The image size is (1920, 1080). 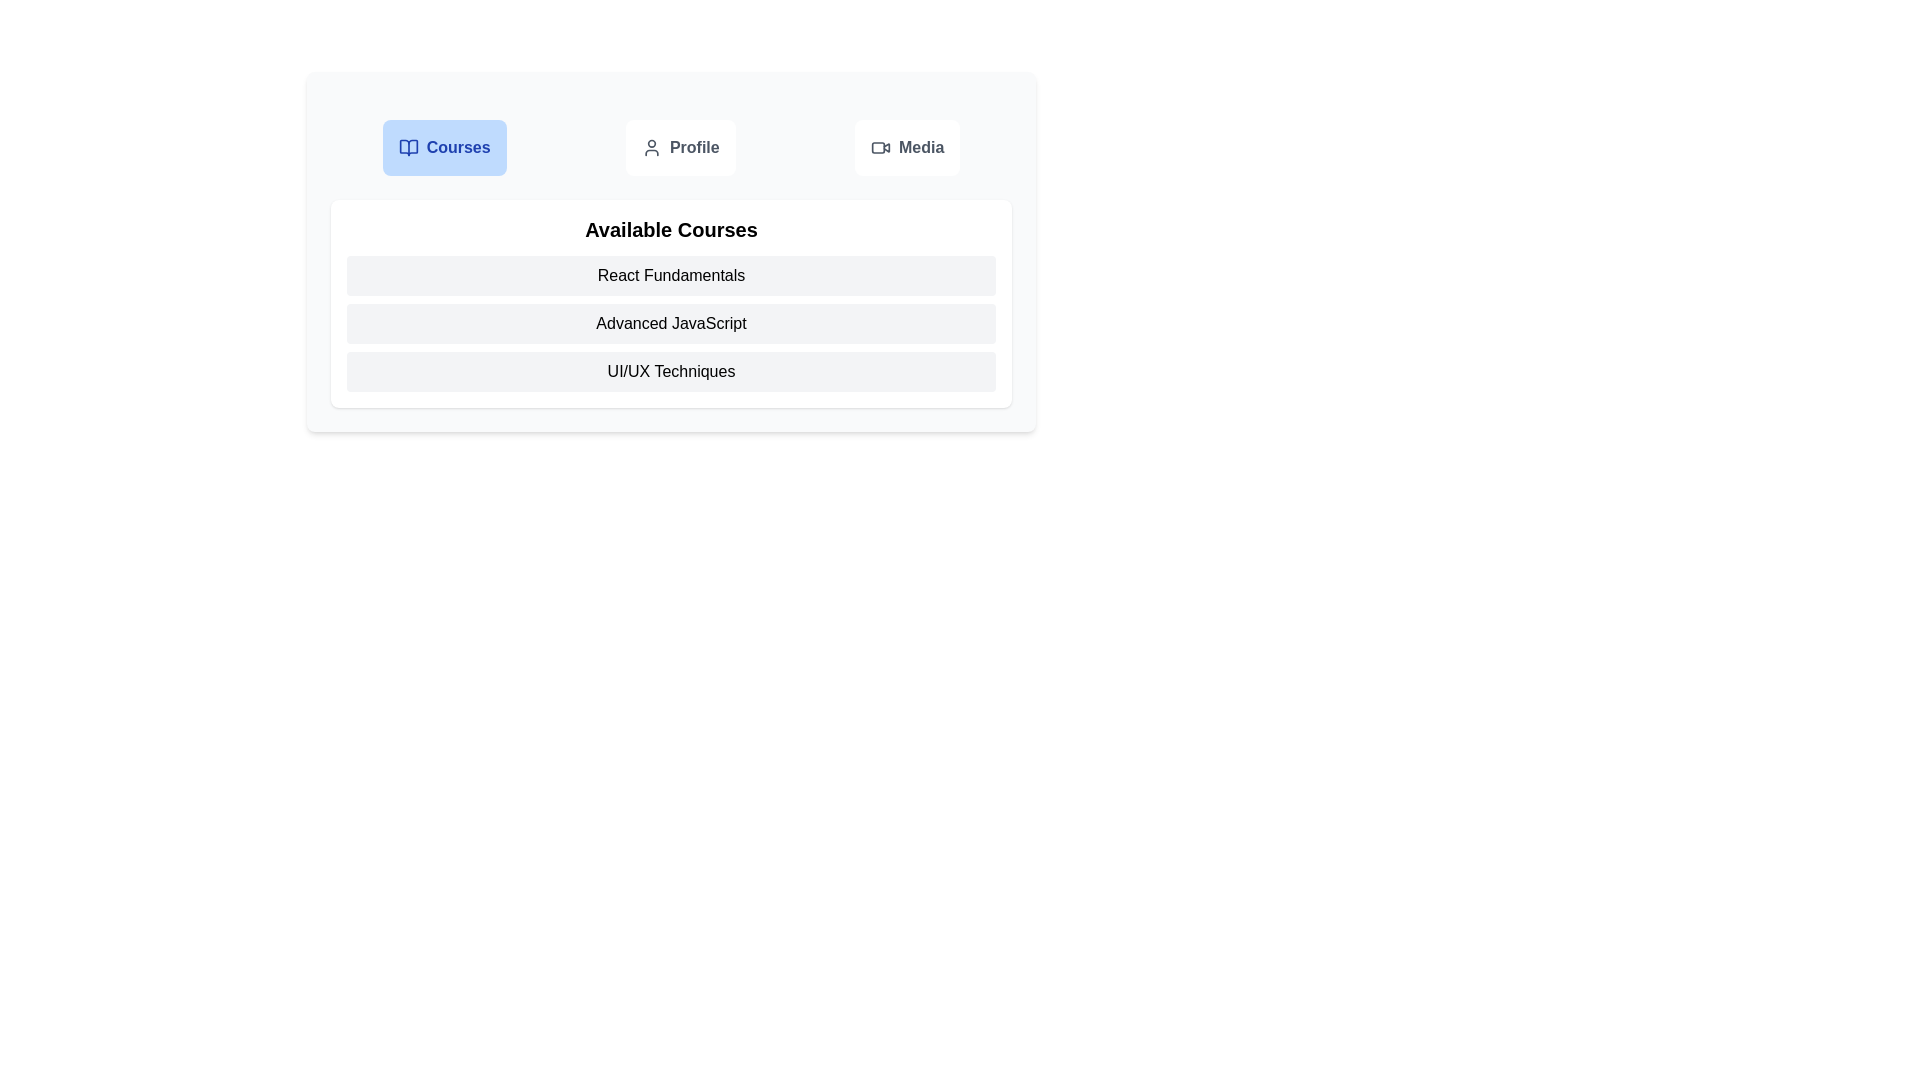 I want to click on the 'Profile' button on the Navigation bar, so click(x=671, y=146).